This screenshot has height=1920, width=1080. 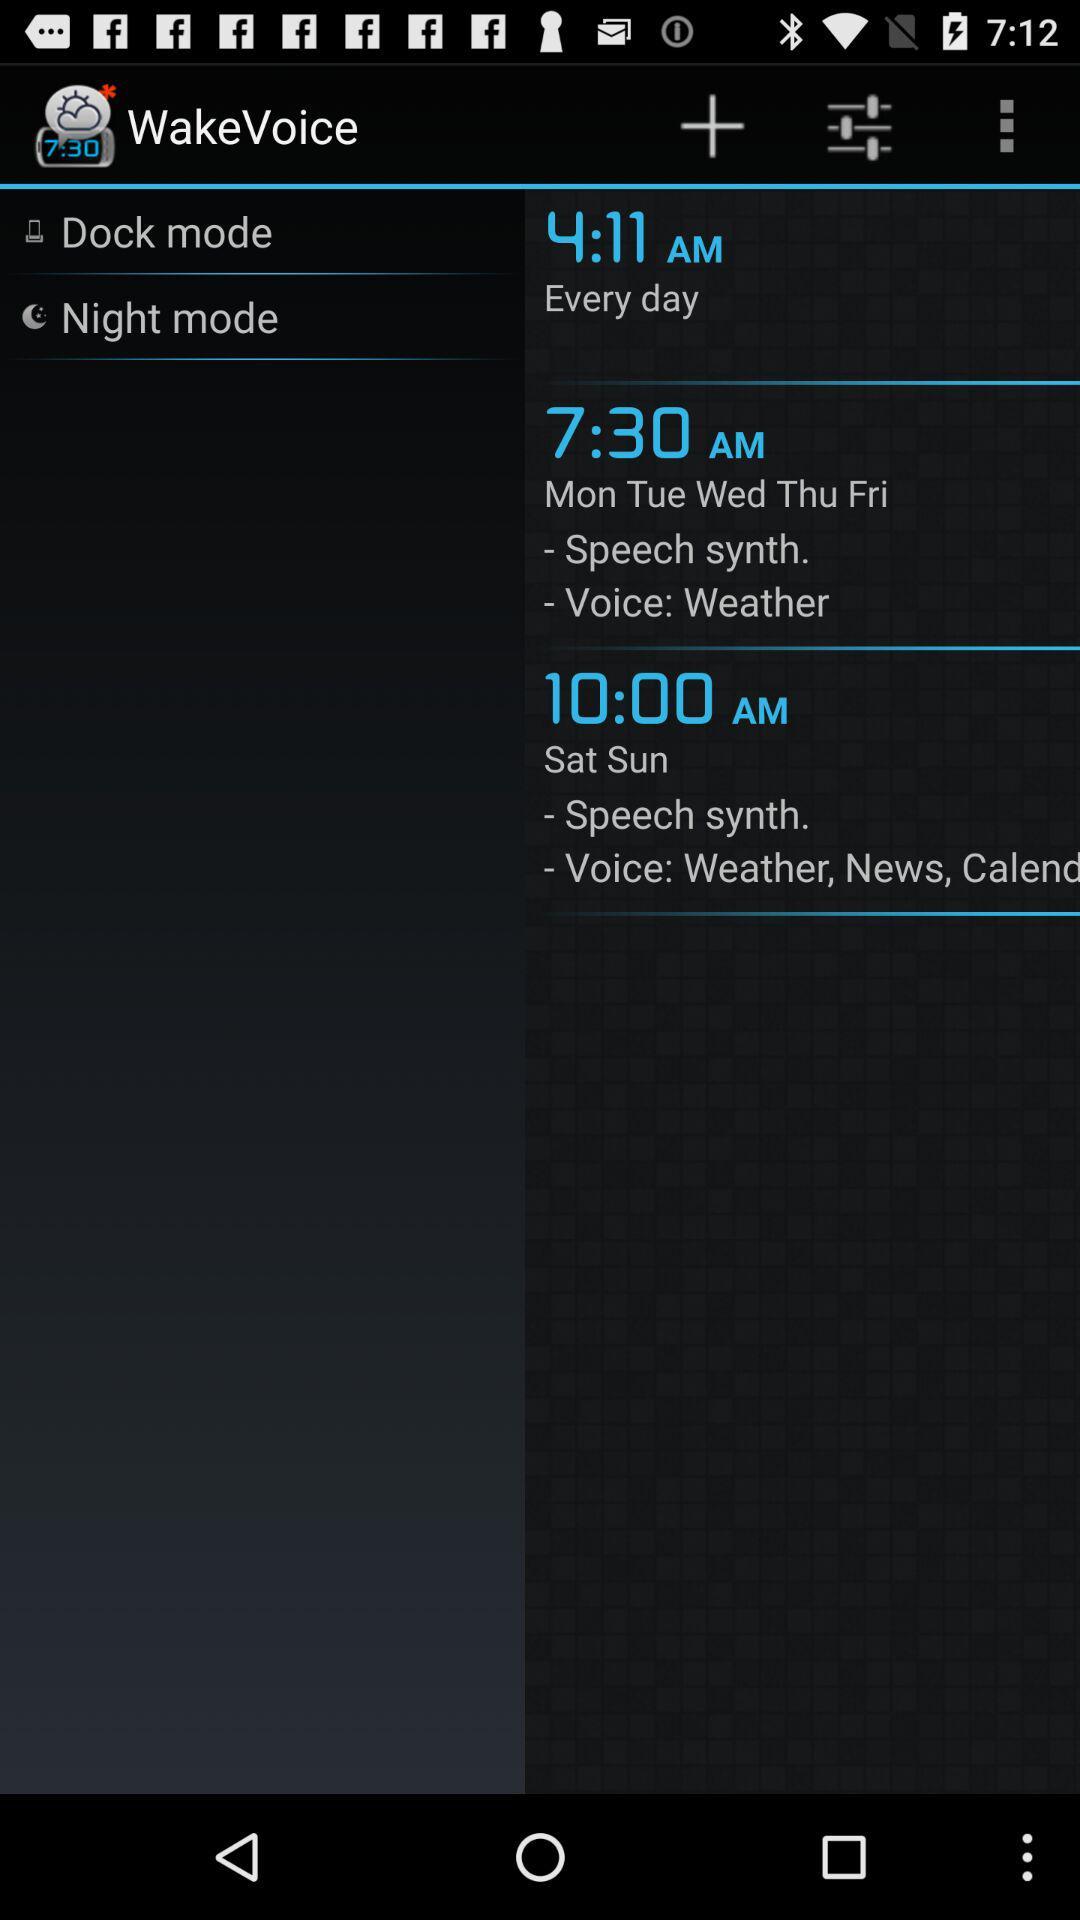 I want to click on icon to the left of the am, so click(x=604, y=233).